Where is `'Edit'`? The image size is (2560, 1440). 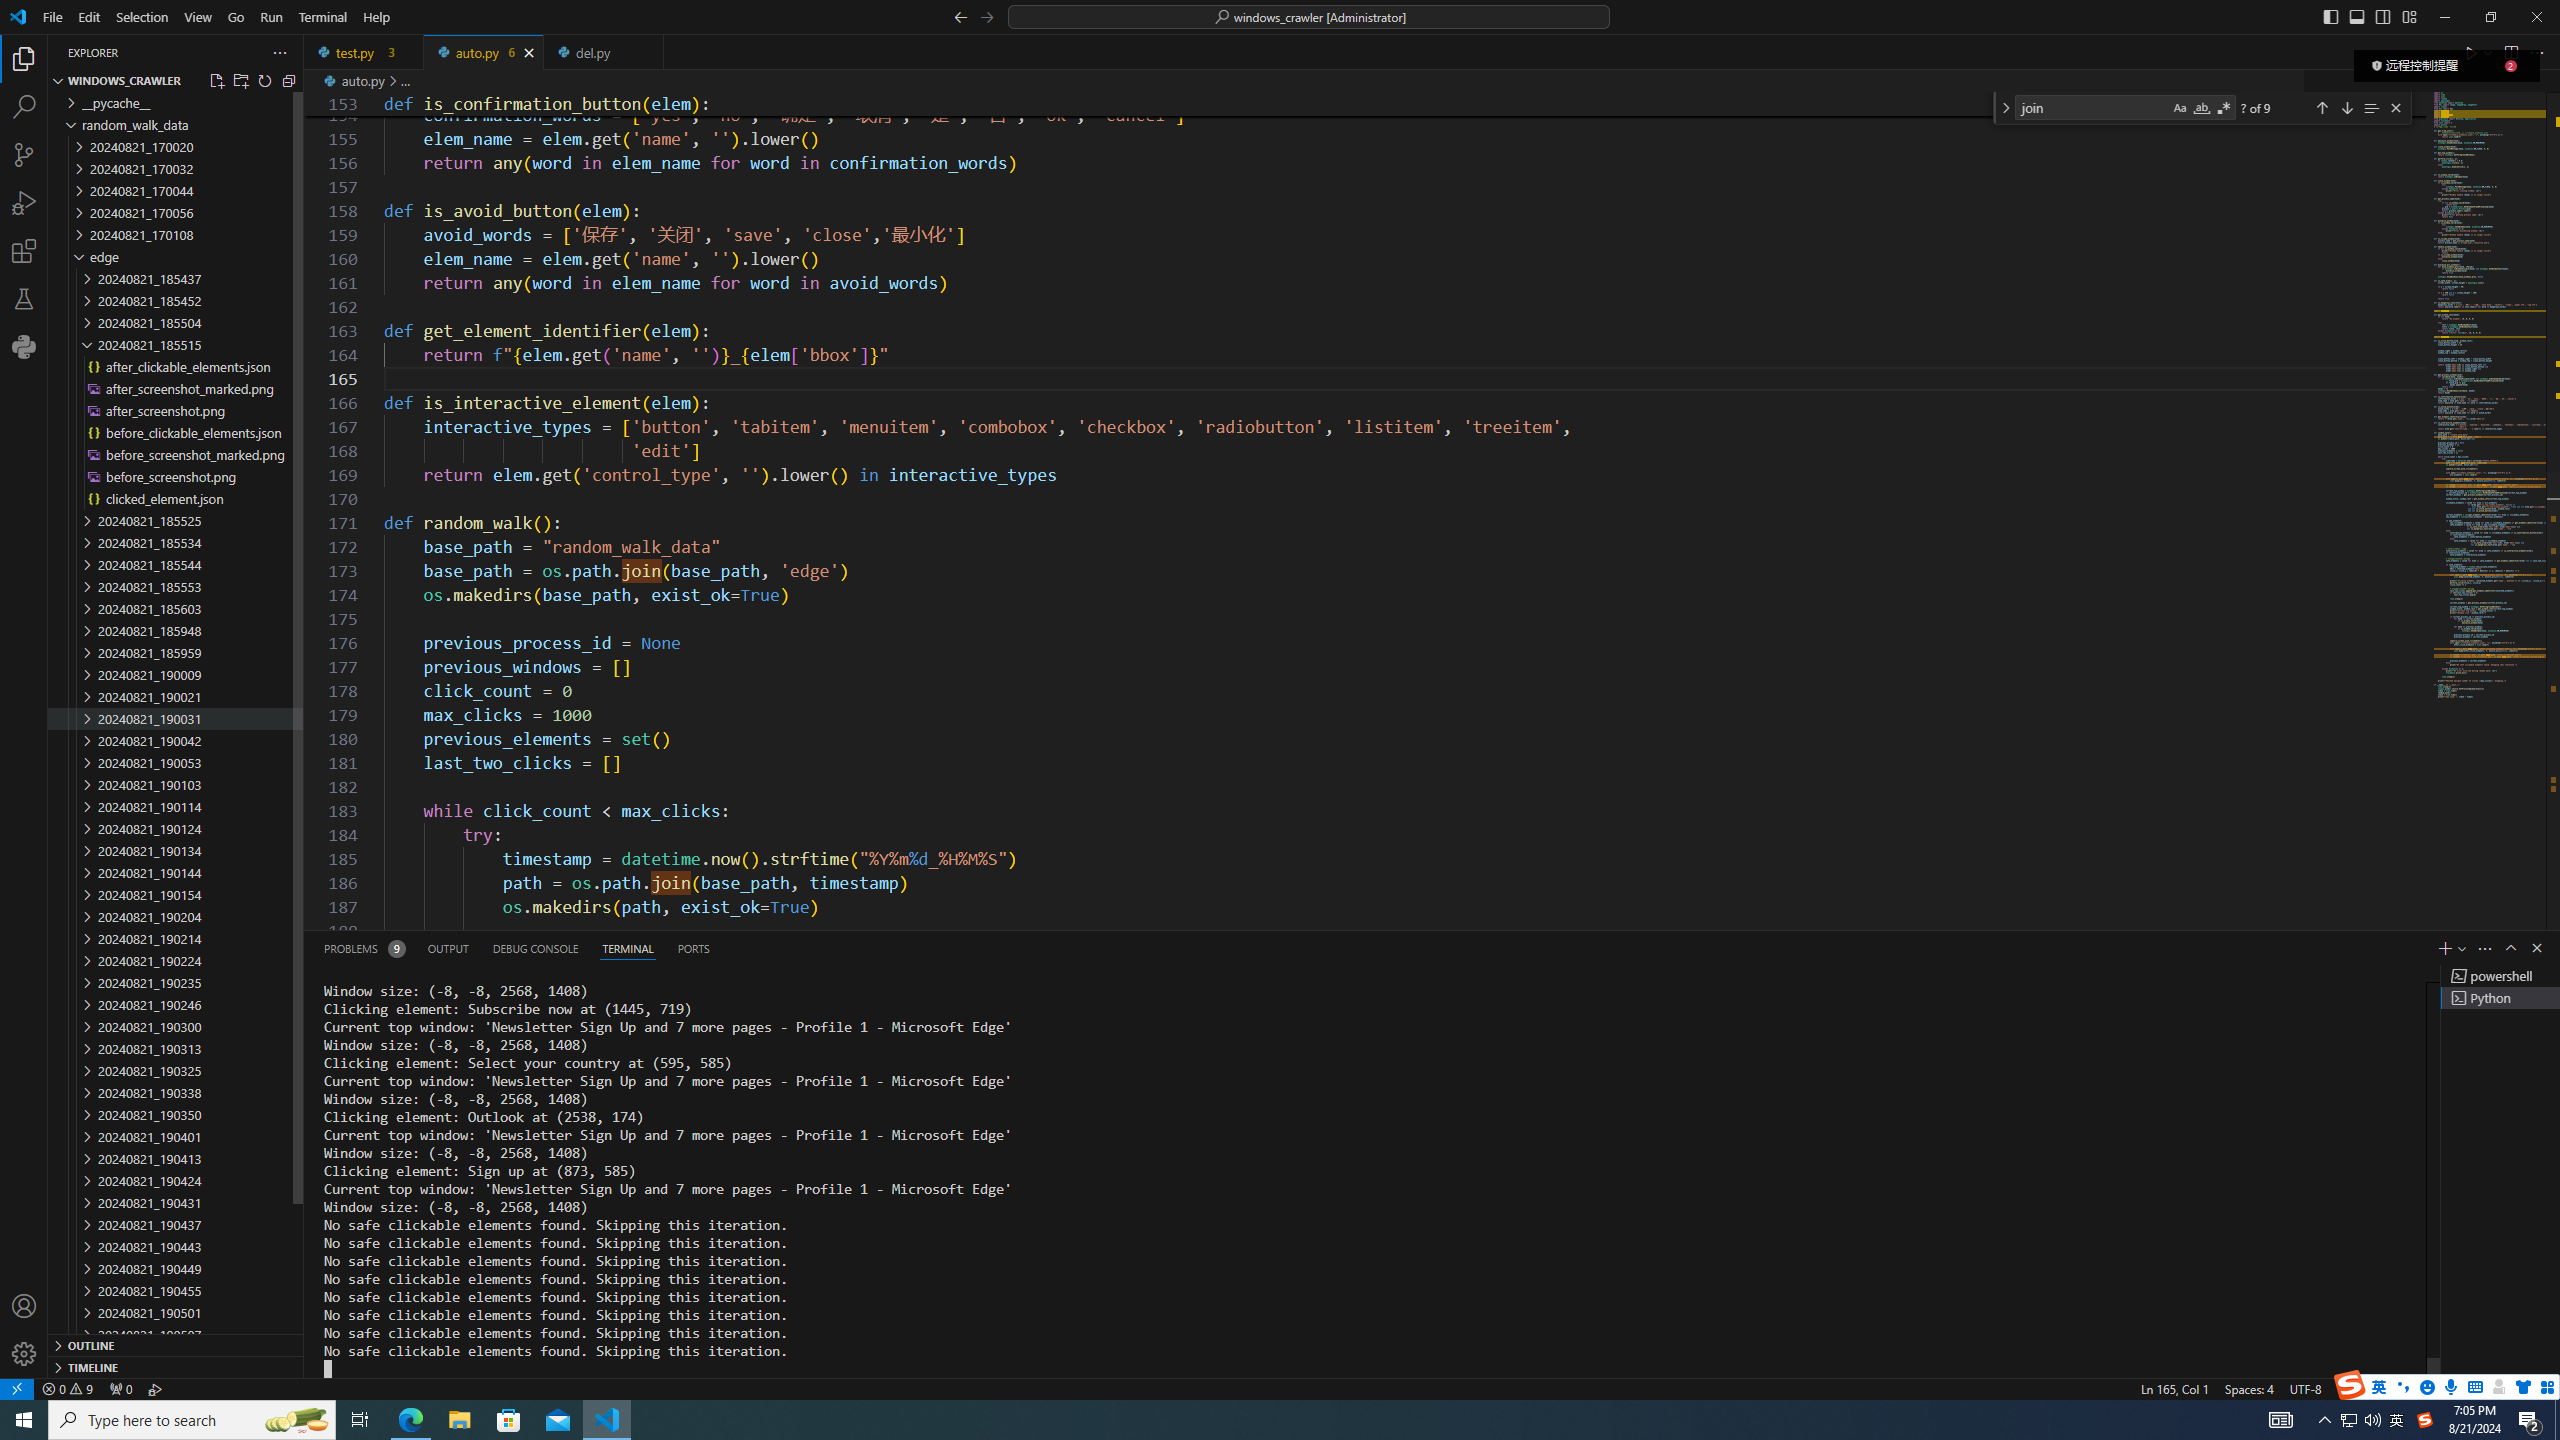
'Edit' is located at coordinates (89, 16).